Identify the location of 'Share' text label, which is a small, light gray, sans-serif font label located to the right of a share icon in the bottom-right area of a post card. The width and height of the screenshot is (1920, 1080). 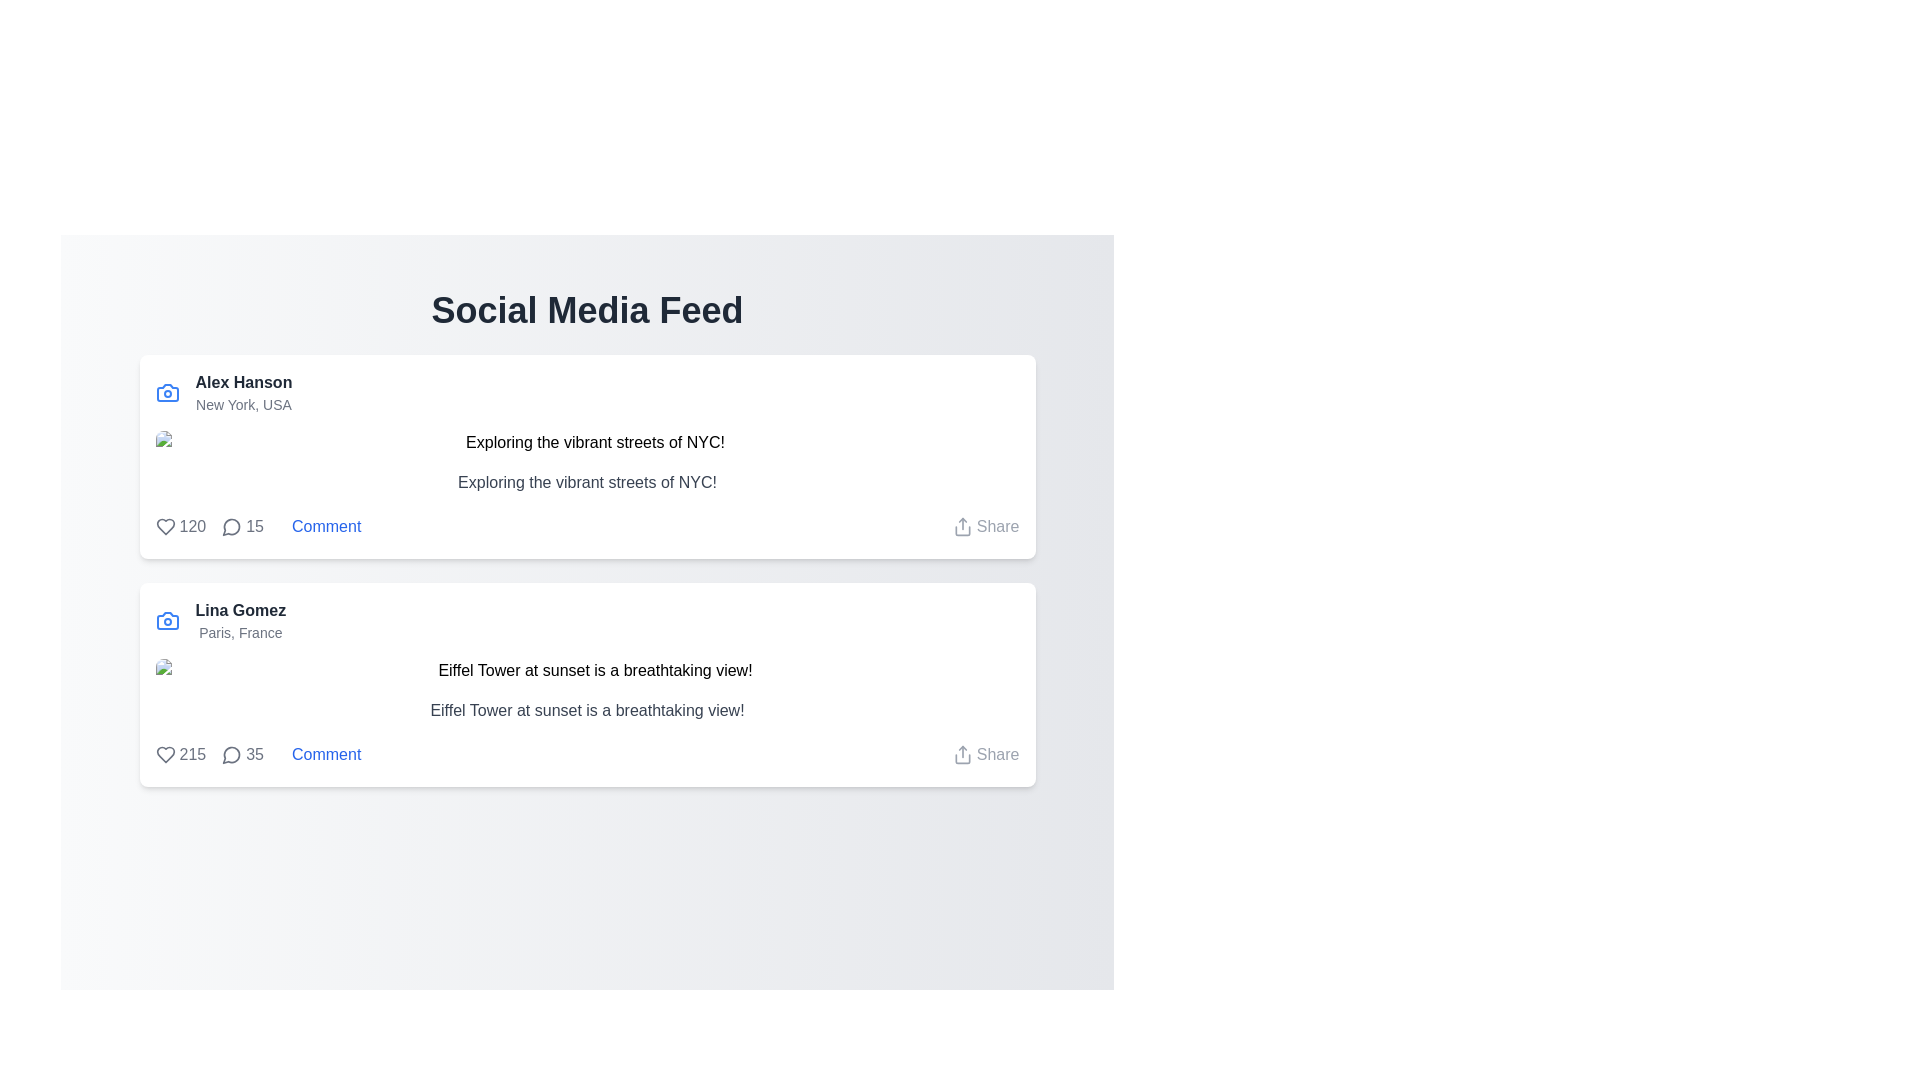
(998, 526).